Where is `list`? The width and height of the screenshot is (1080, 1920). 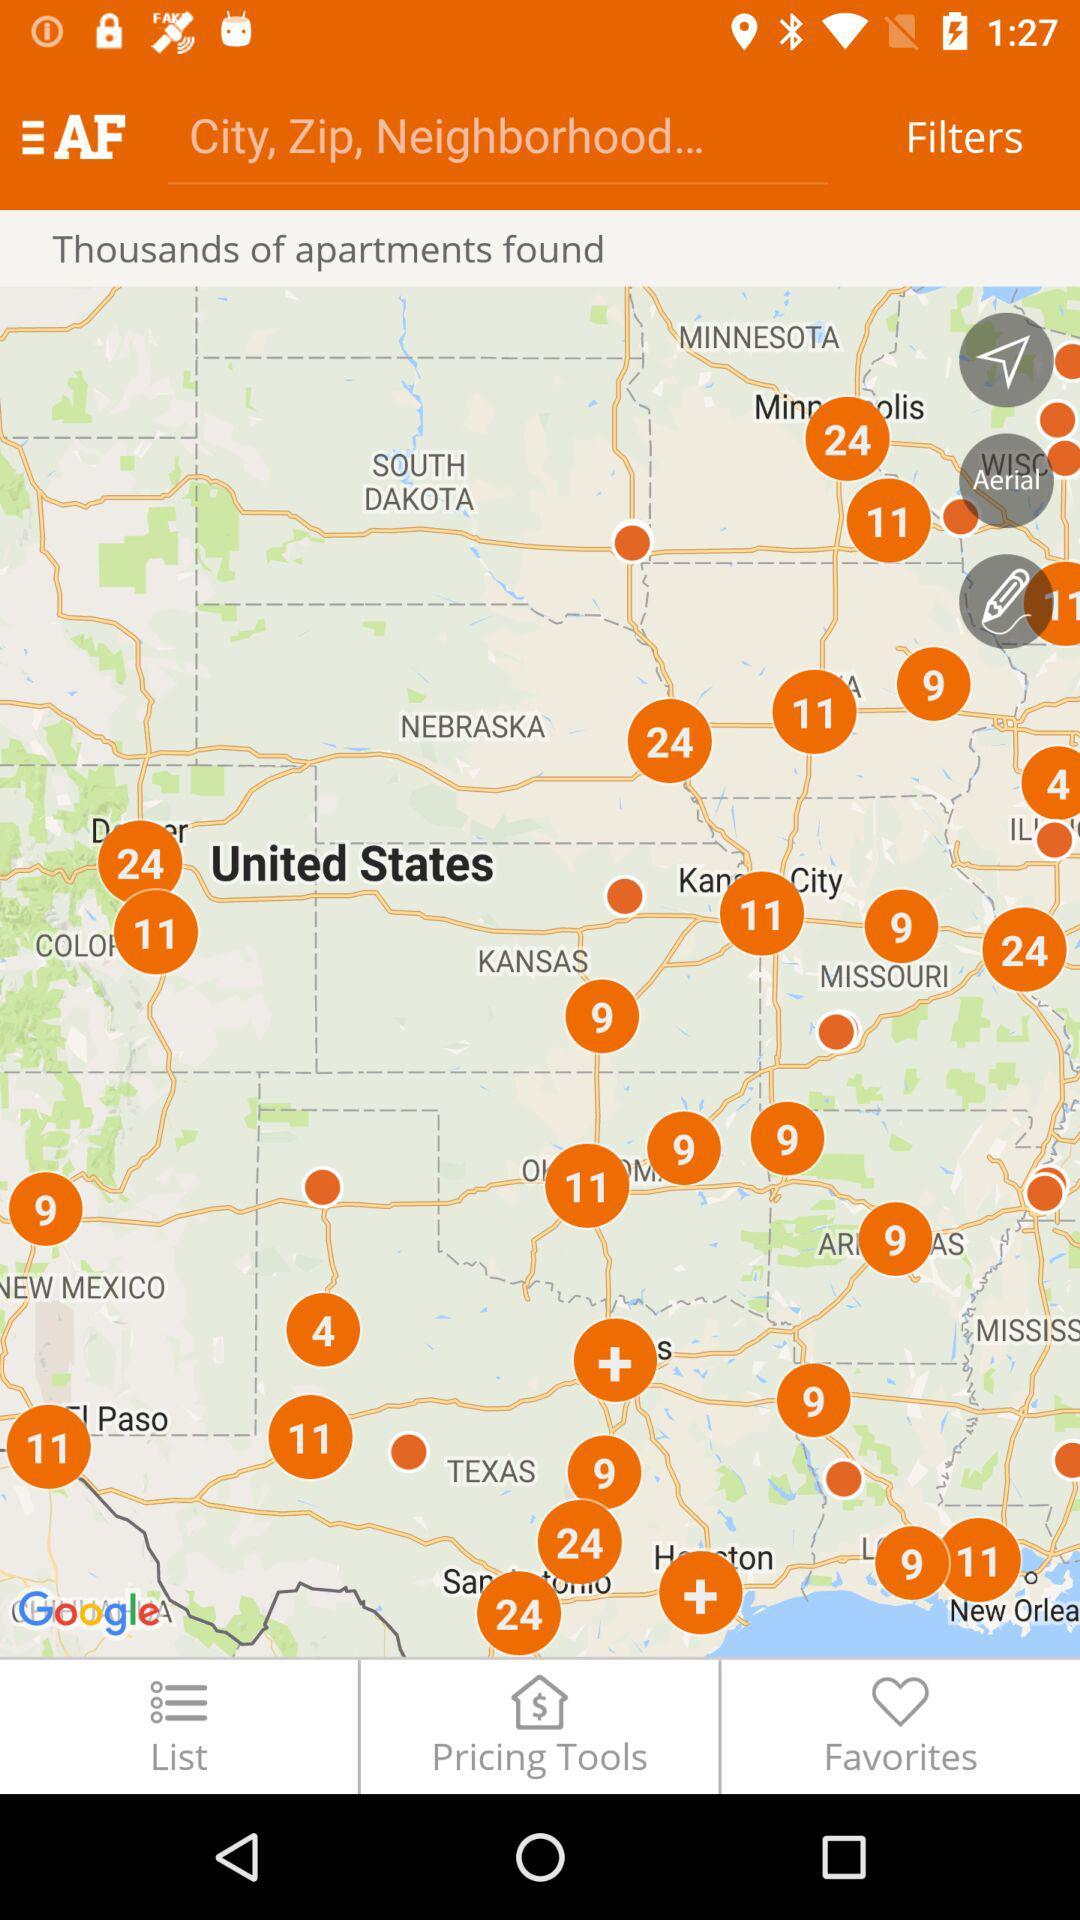 list is located at coordinates (177, 1725).